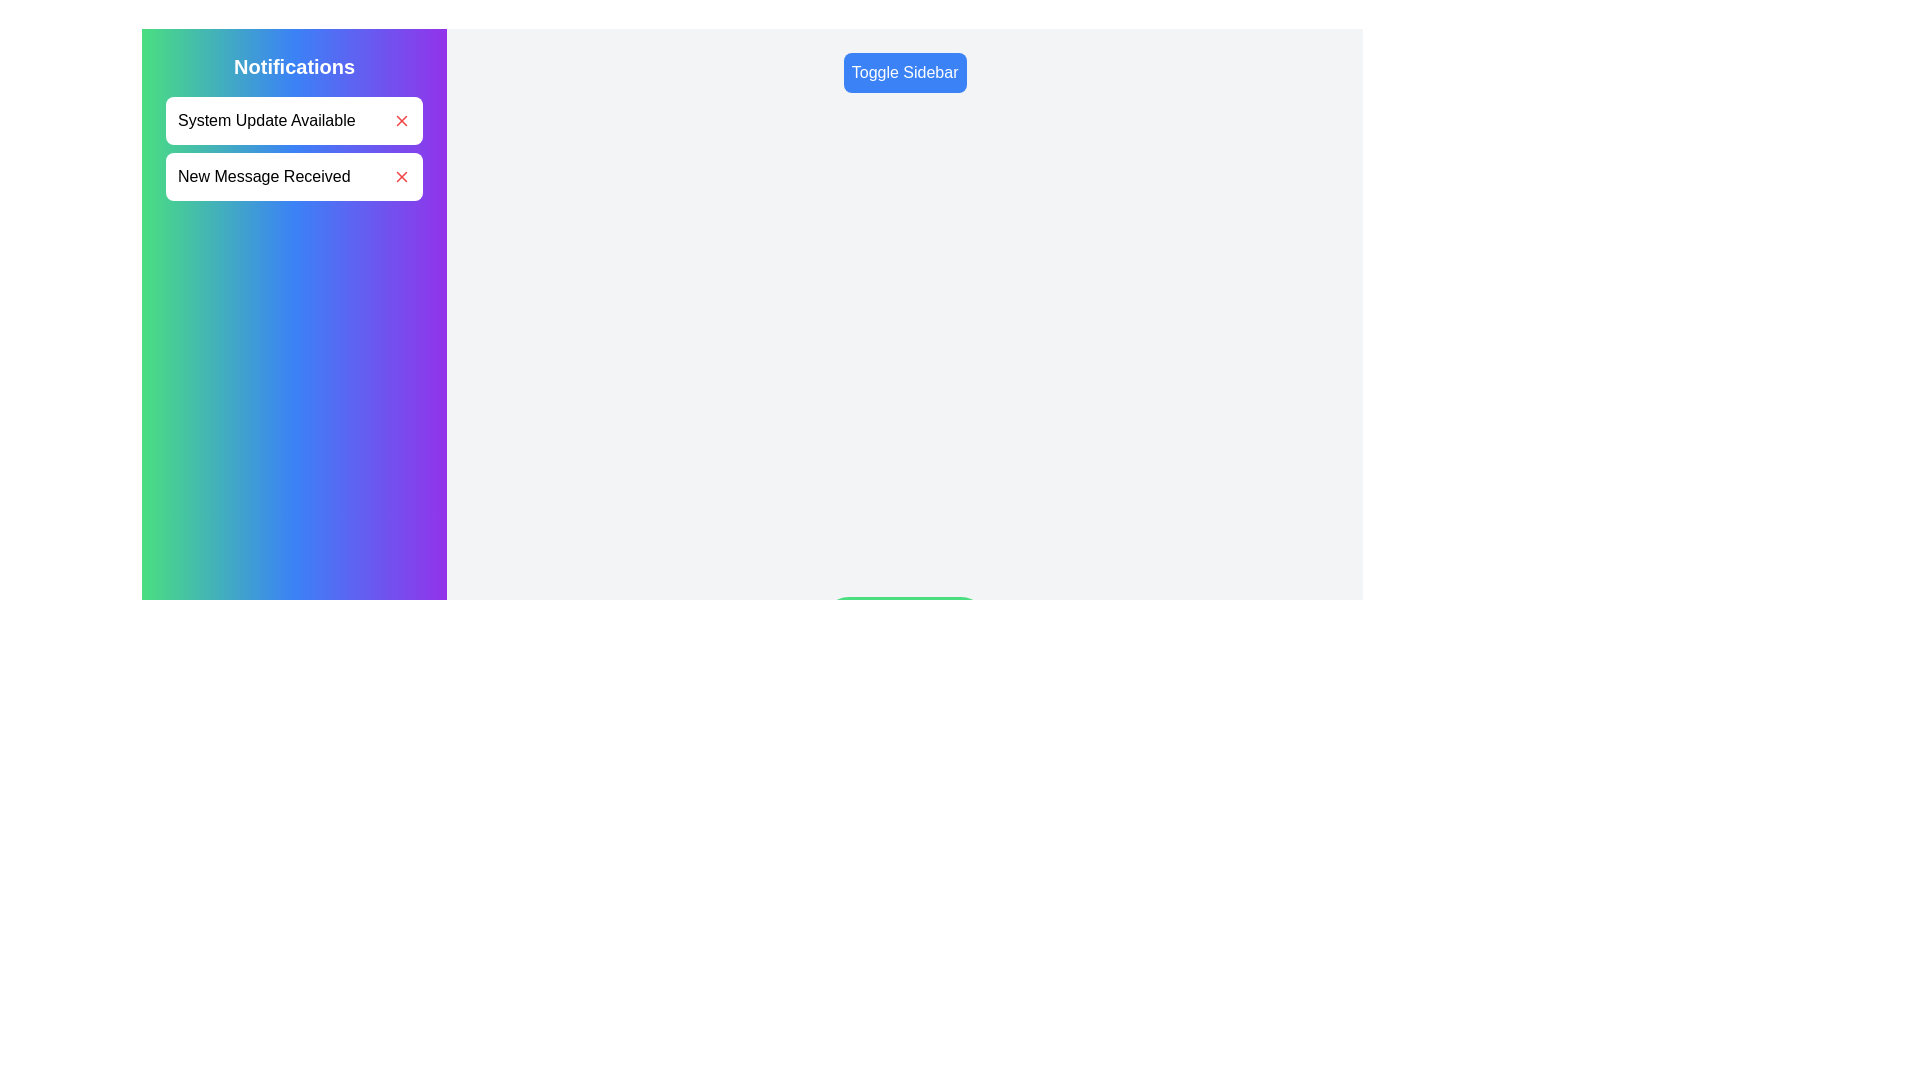  Describe the element at coordinates (293, 65) in the screenshot. I see `the bold 'Notifications' header text, which is prominently displayed at the top of a gradient background panel in a sidebar` at that location.